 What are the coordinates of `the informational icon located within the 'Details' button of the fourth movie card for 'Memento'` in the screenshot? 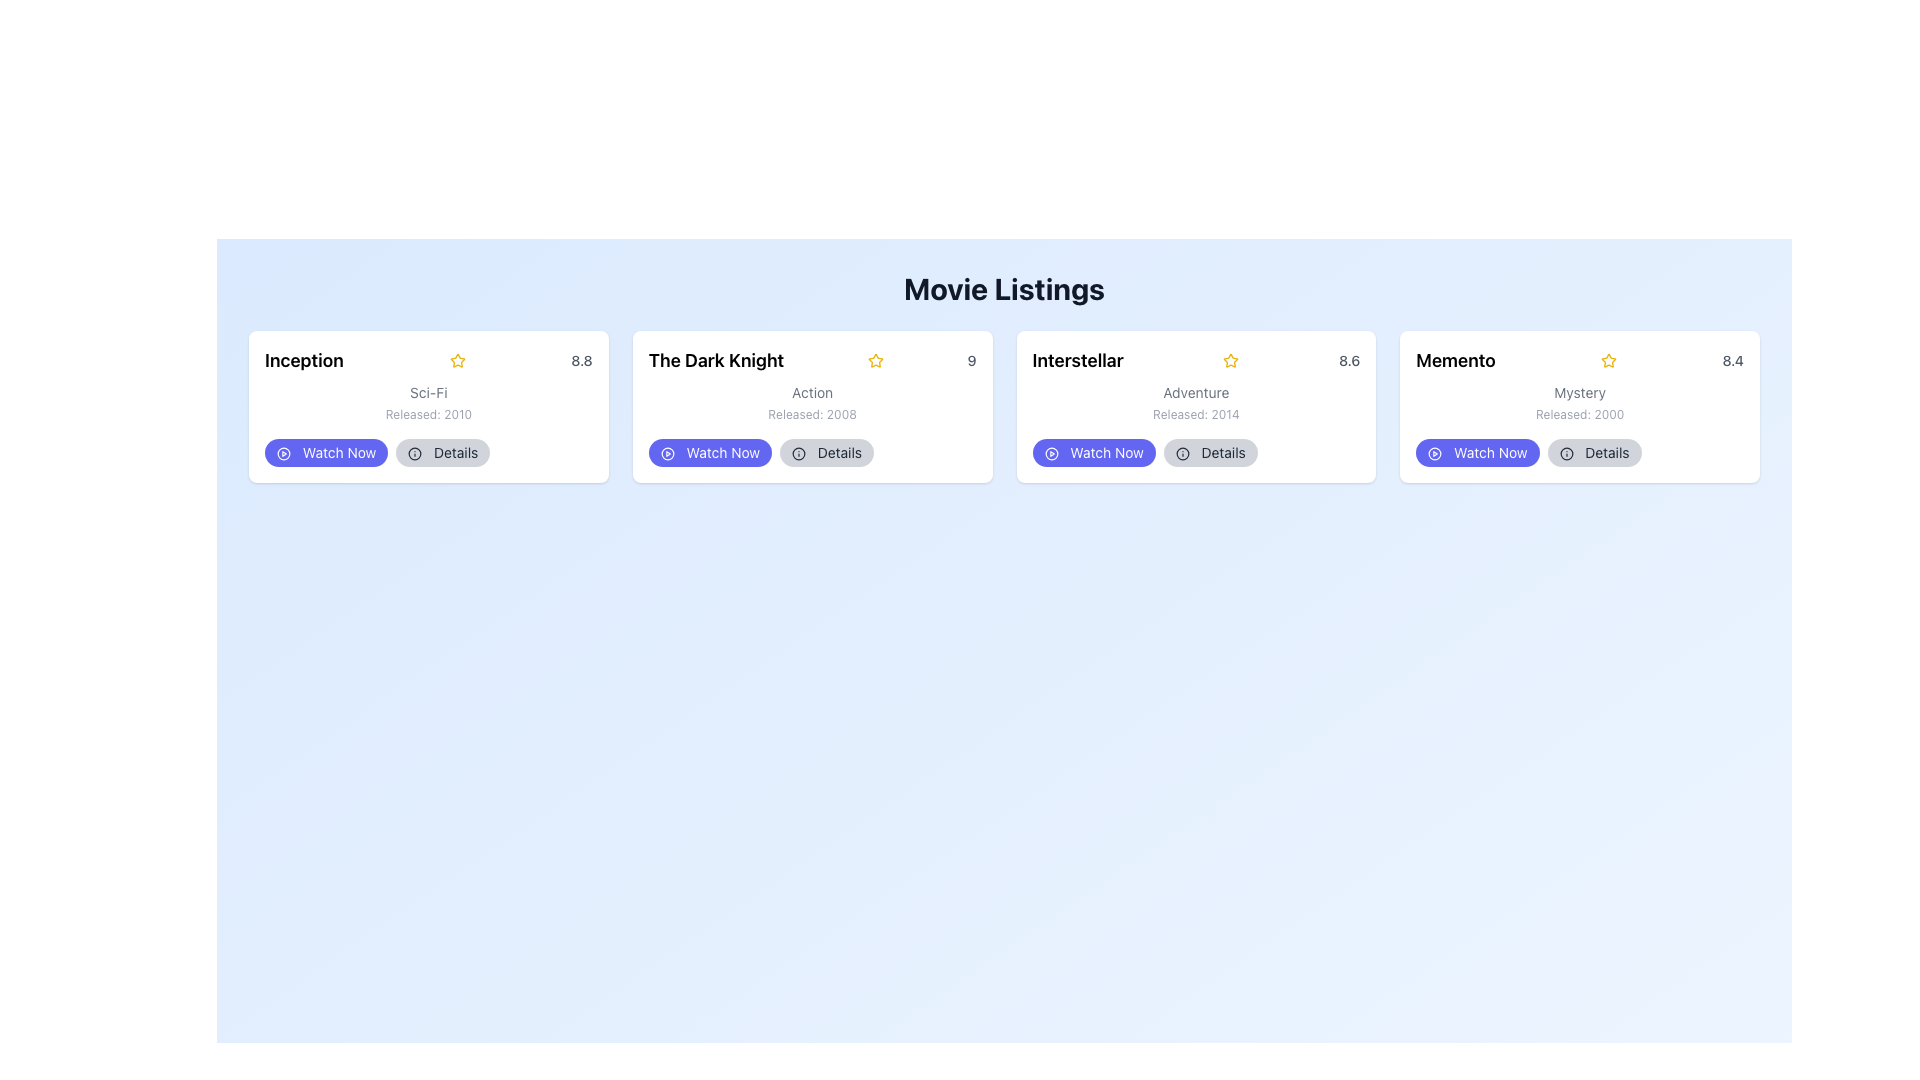 It's located at (1565, 454).